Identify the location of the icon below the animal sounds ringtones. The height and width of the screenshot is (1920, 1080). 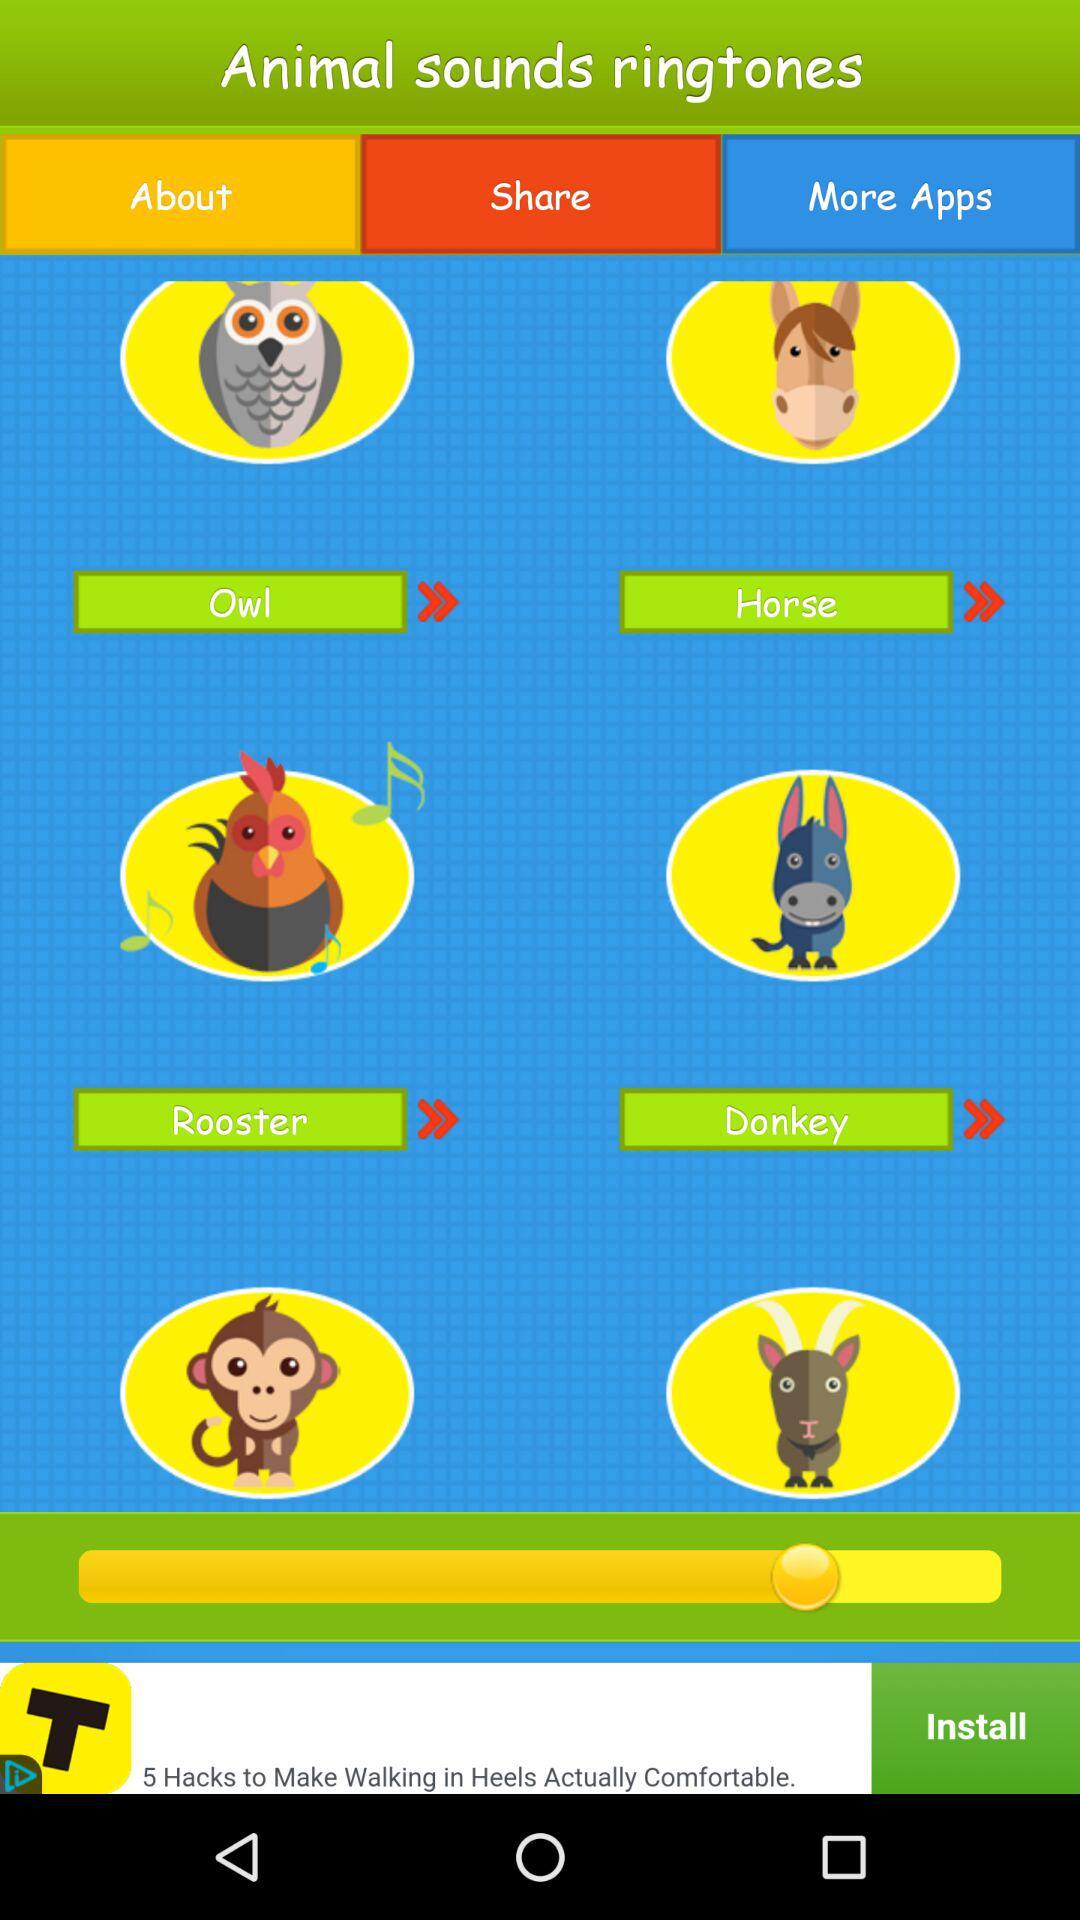
(900, 194).